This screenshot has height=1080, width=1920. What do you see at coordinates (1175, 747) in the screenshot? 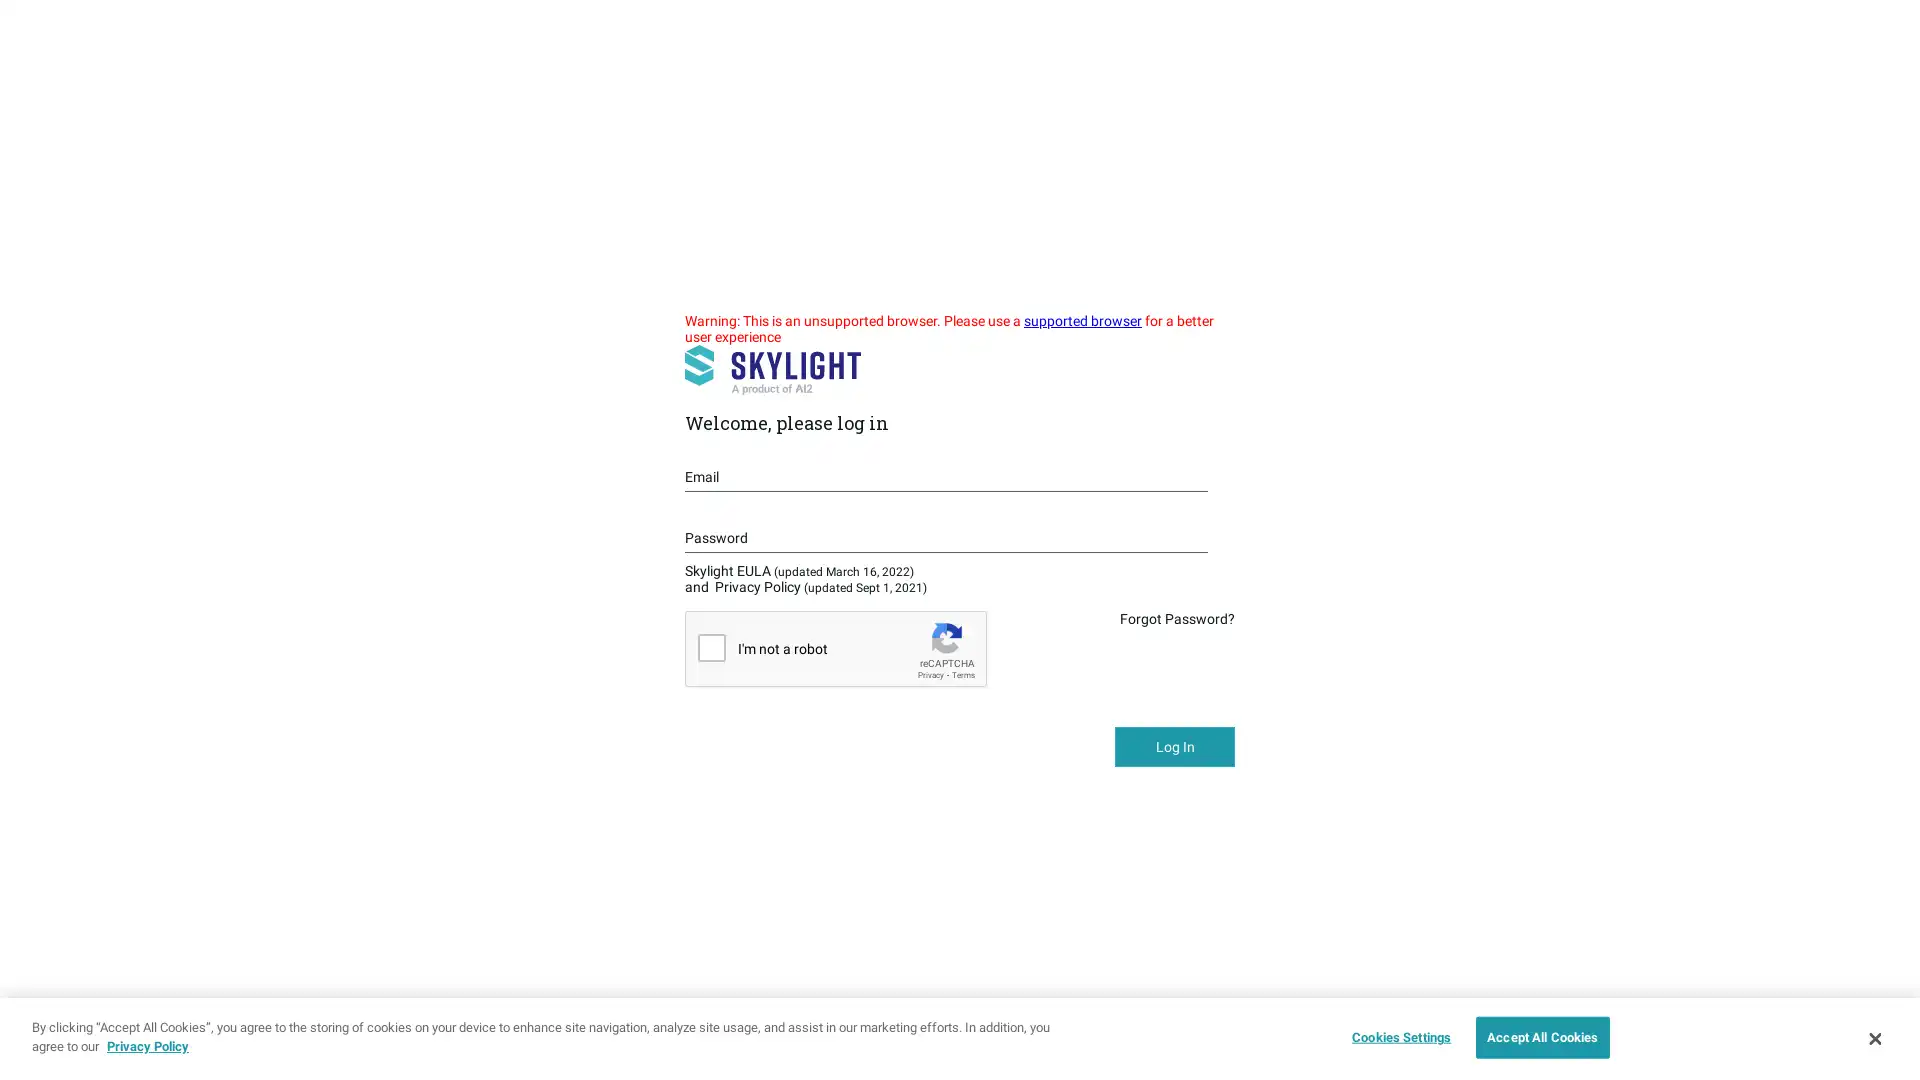
I see `Log In` at bounding box center [1175, 747].